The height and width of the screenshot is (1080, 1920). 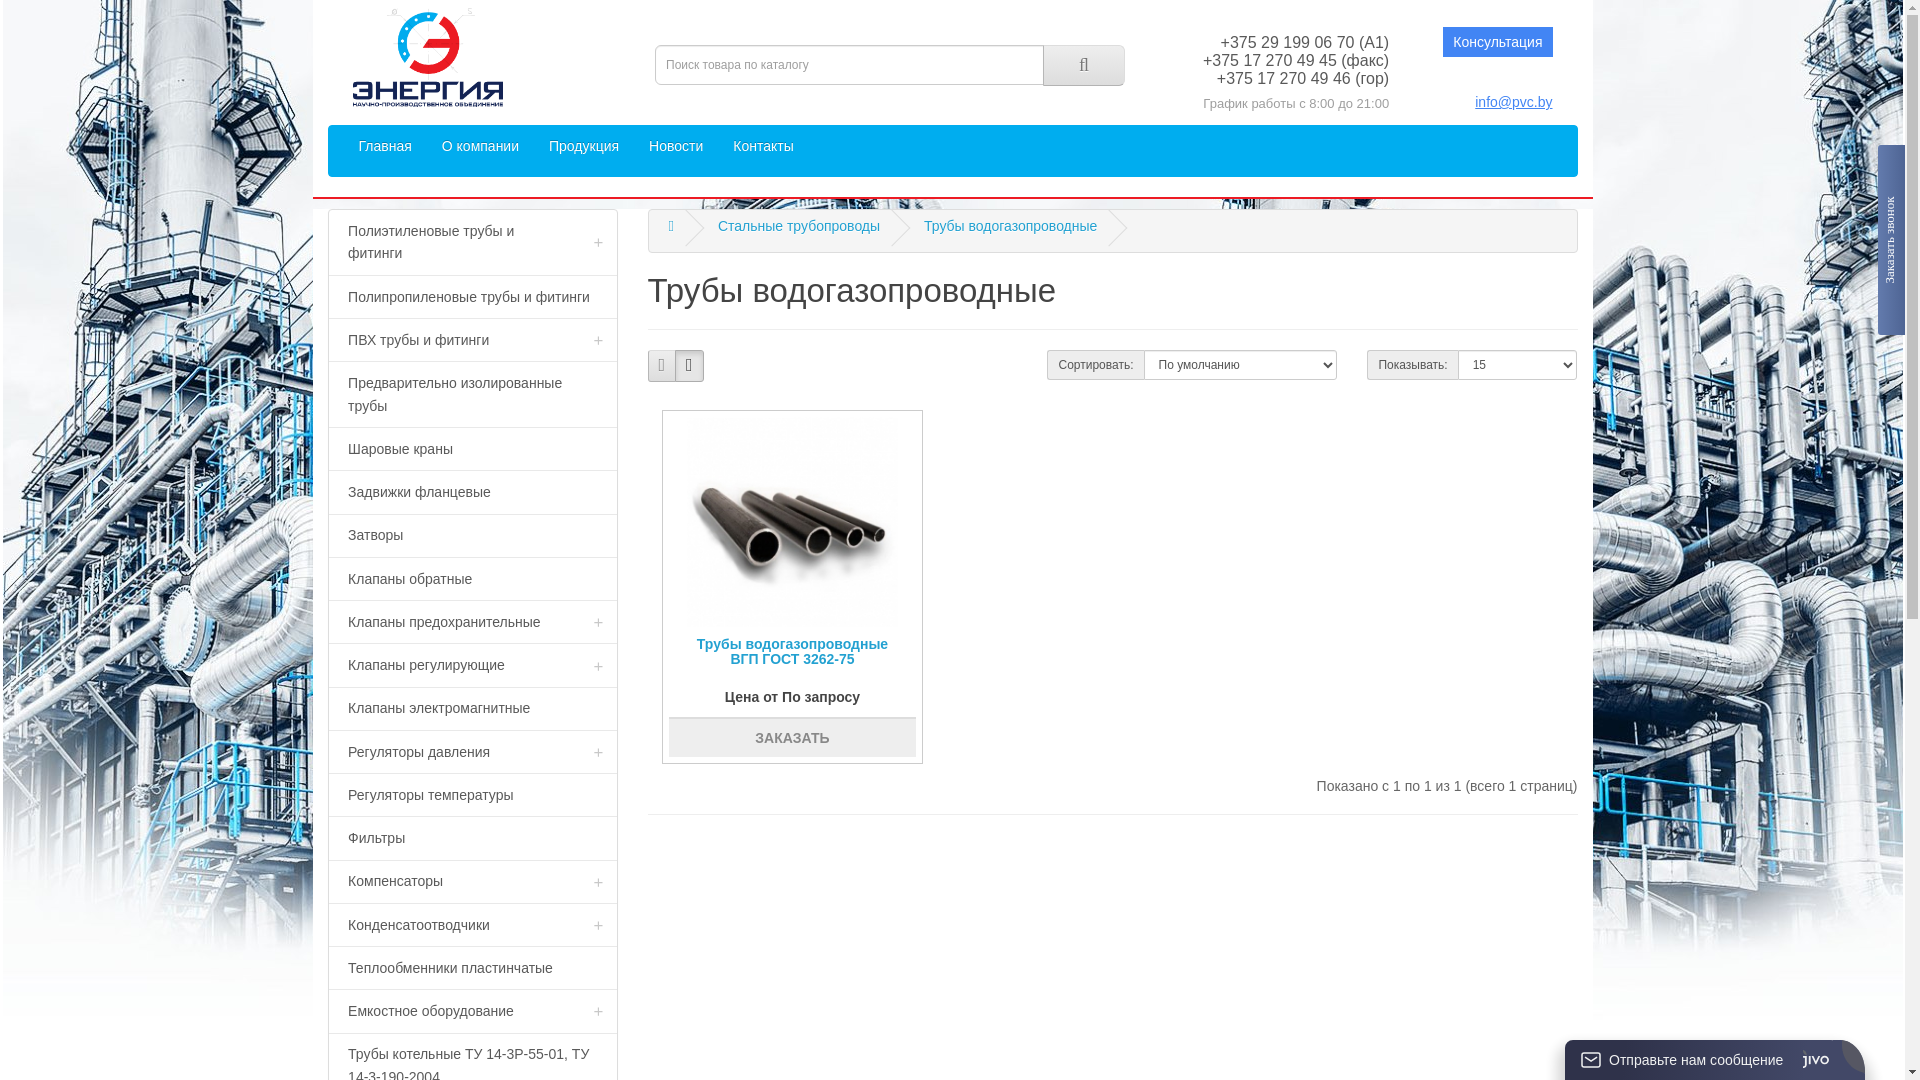 What do you see at coordinates (1513, 101) in the screenshot?
I see `'info@pvc.by'` at bounding box center [1513, 101].